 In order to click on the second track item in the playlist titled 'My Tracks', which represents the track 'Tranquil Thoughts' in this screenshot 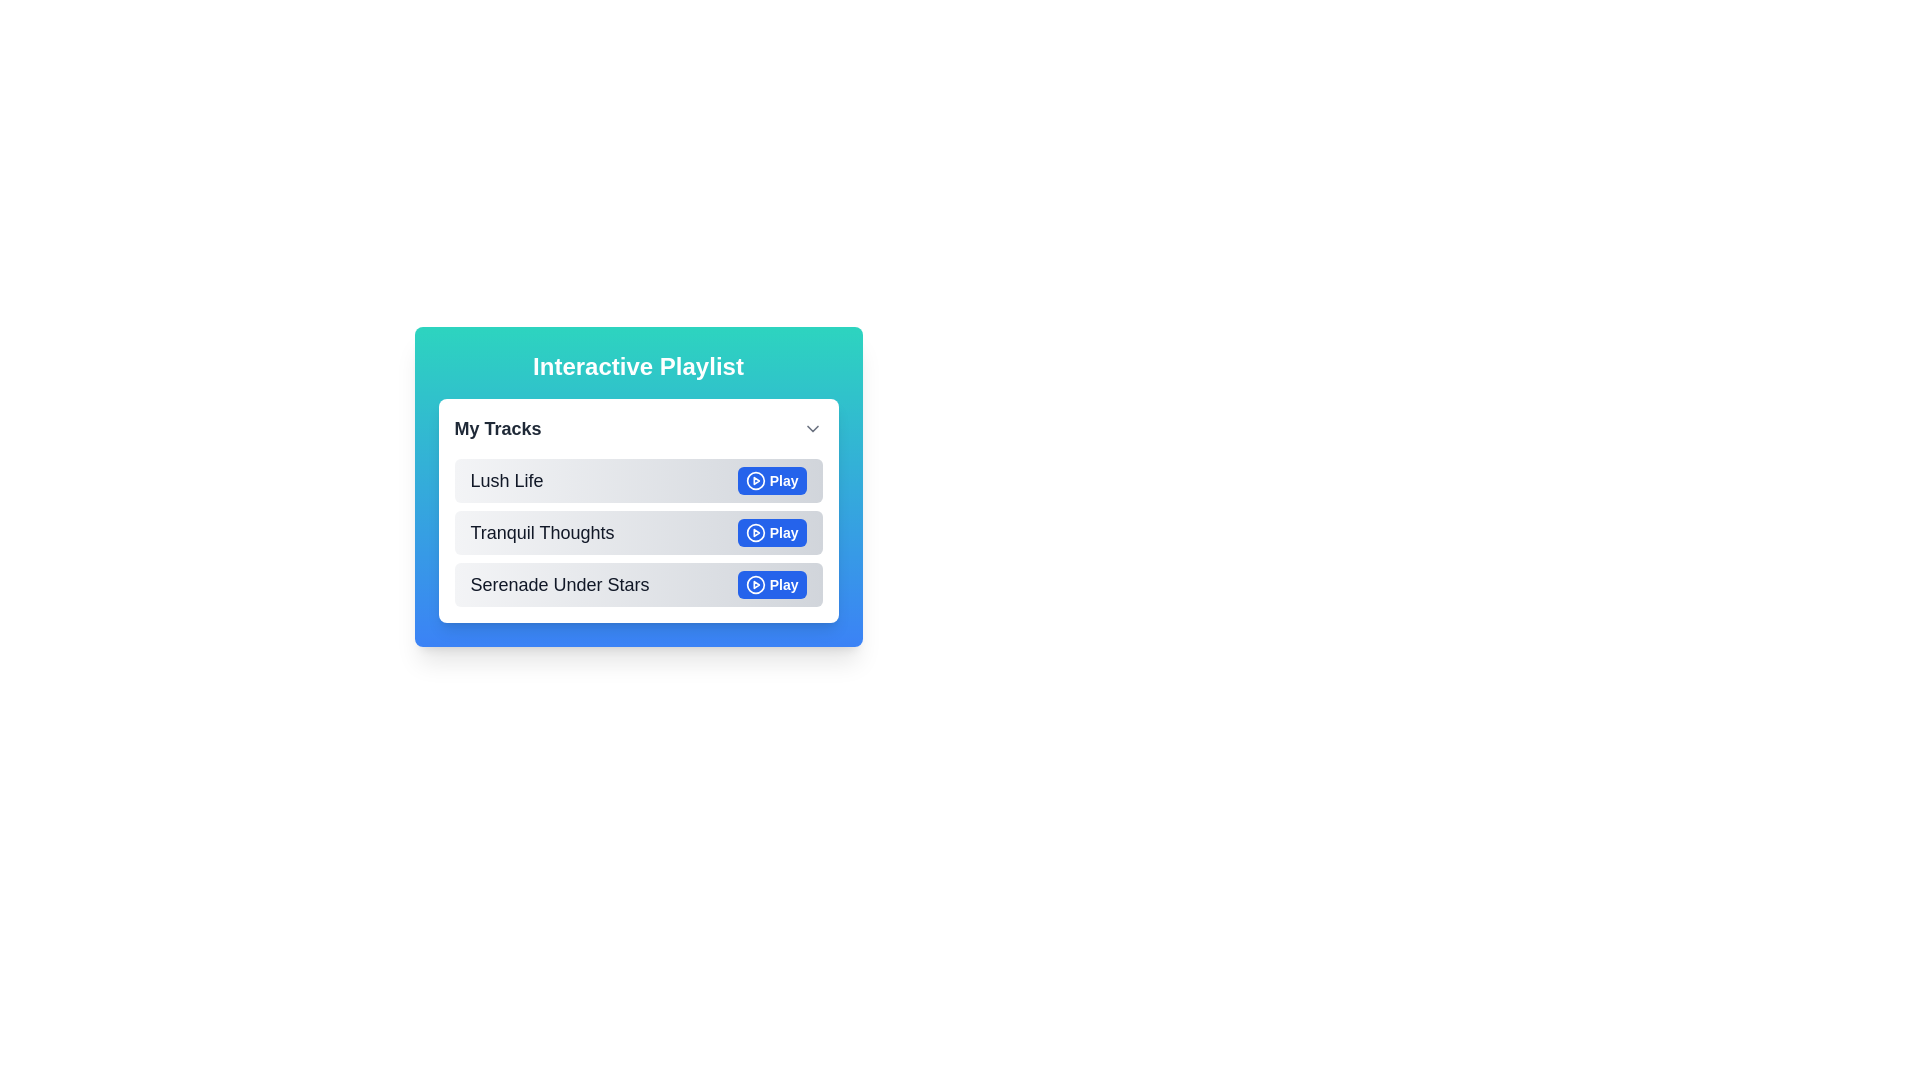, I will do `click(637, 531)`.